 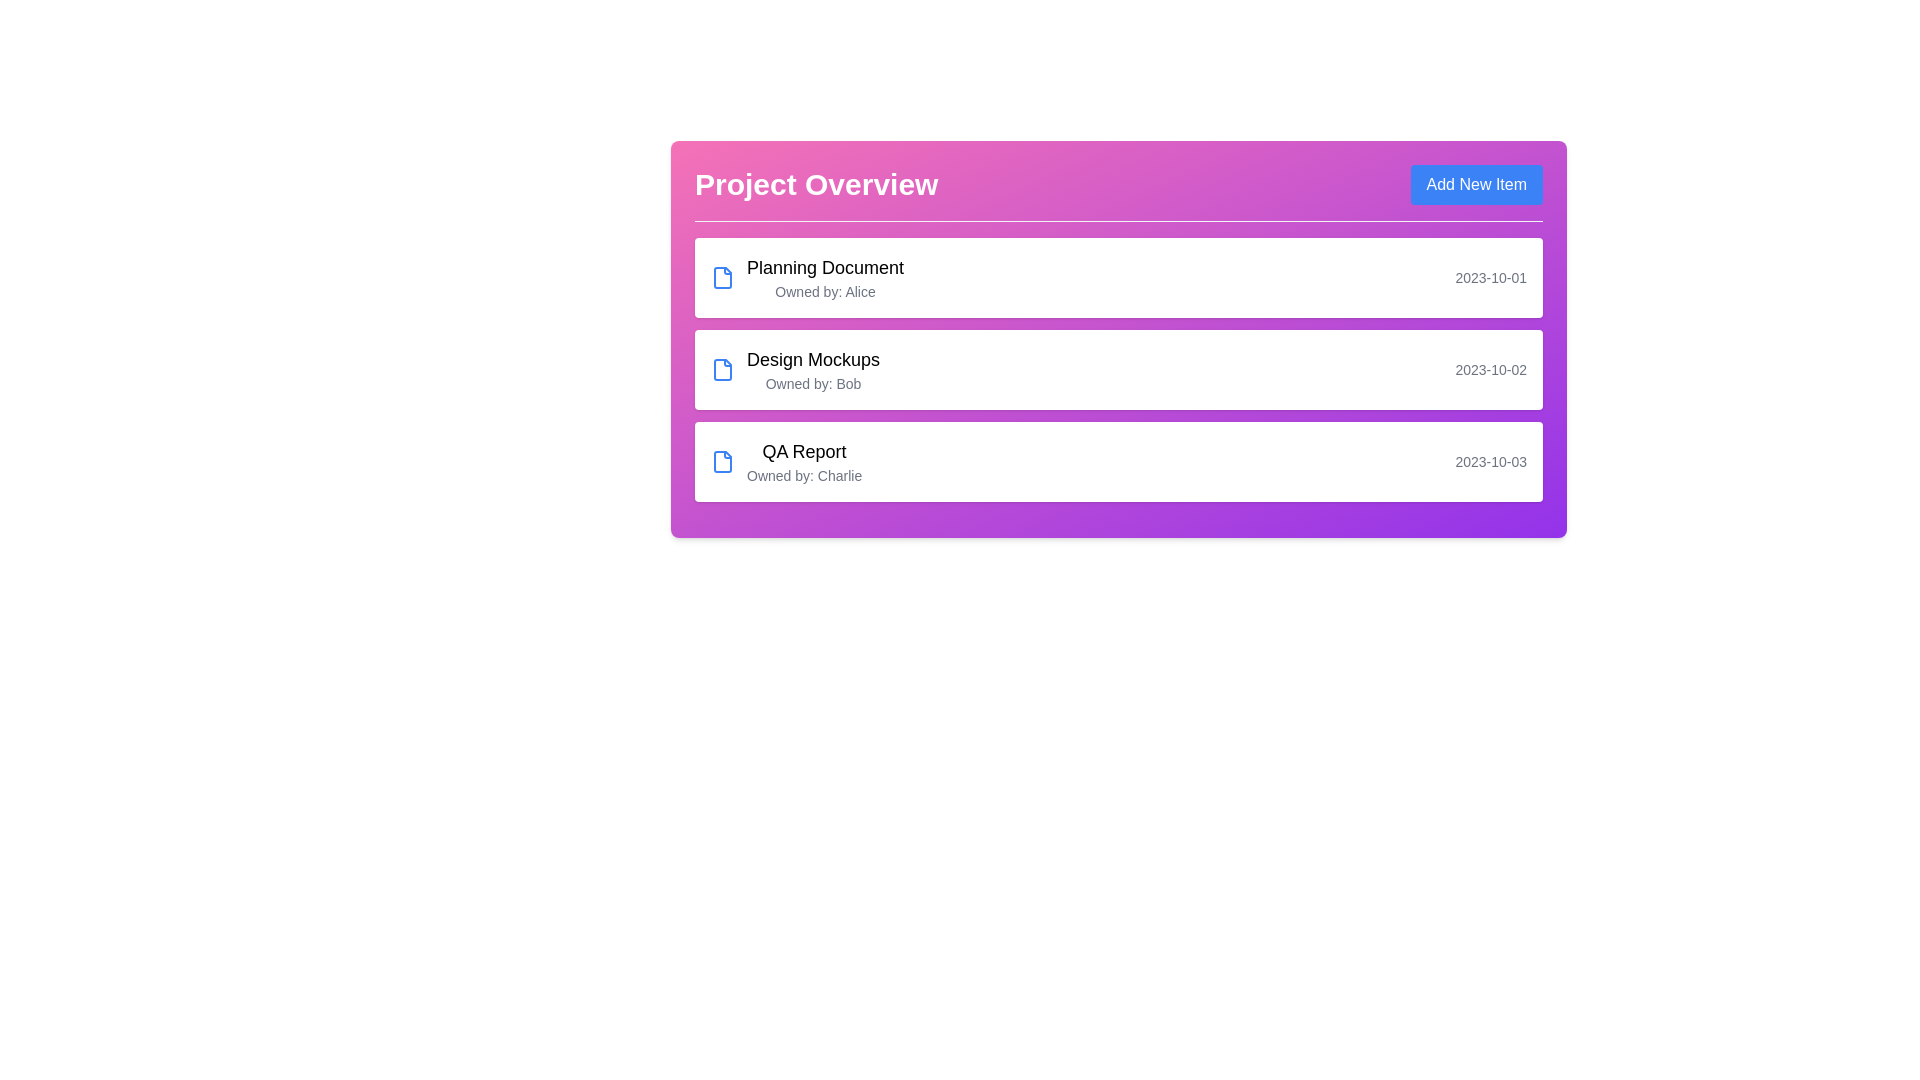 What do you see at coordinates (794, 370) in the screenshot?
I see `the list item titled 'Design Mockups' owned by 'Bob', which is the second item in a vertical list of project cards` at bounding box center [794, 370].